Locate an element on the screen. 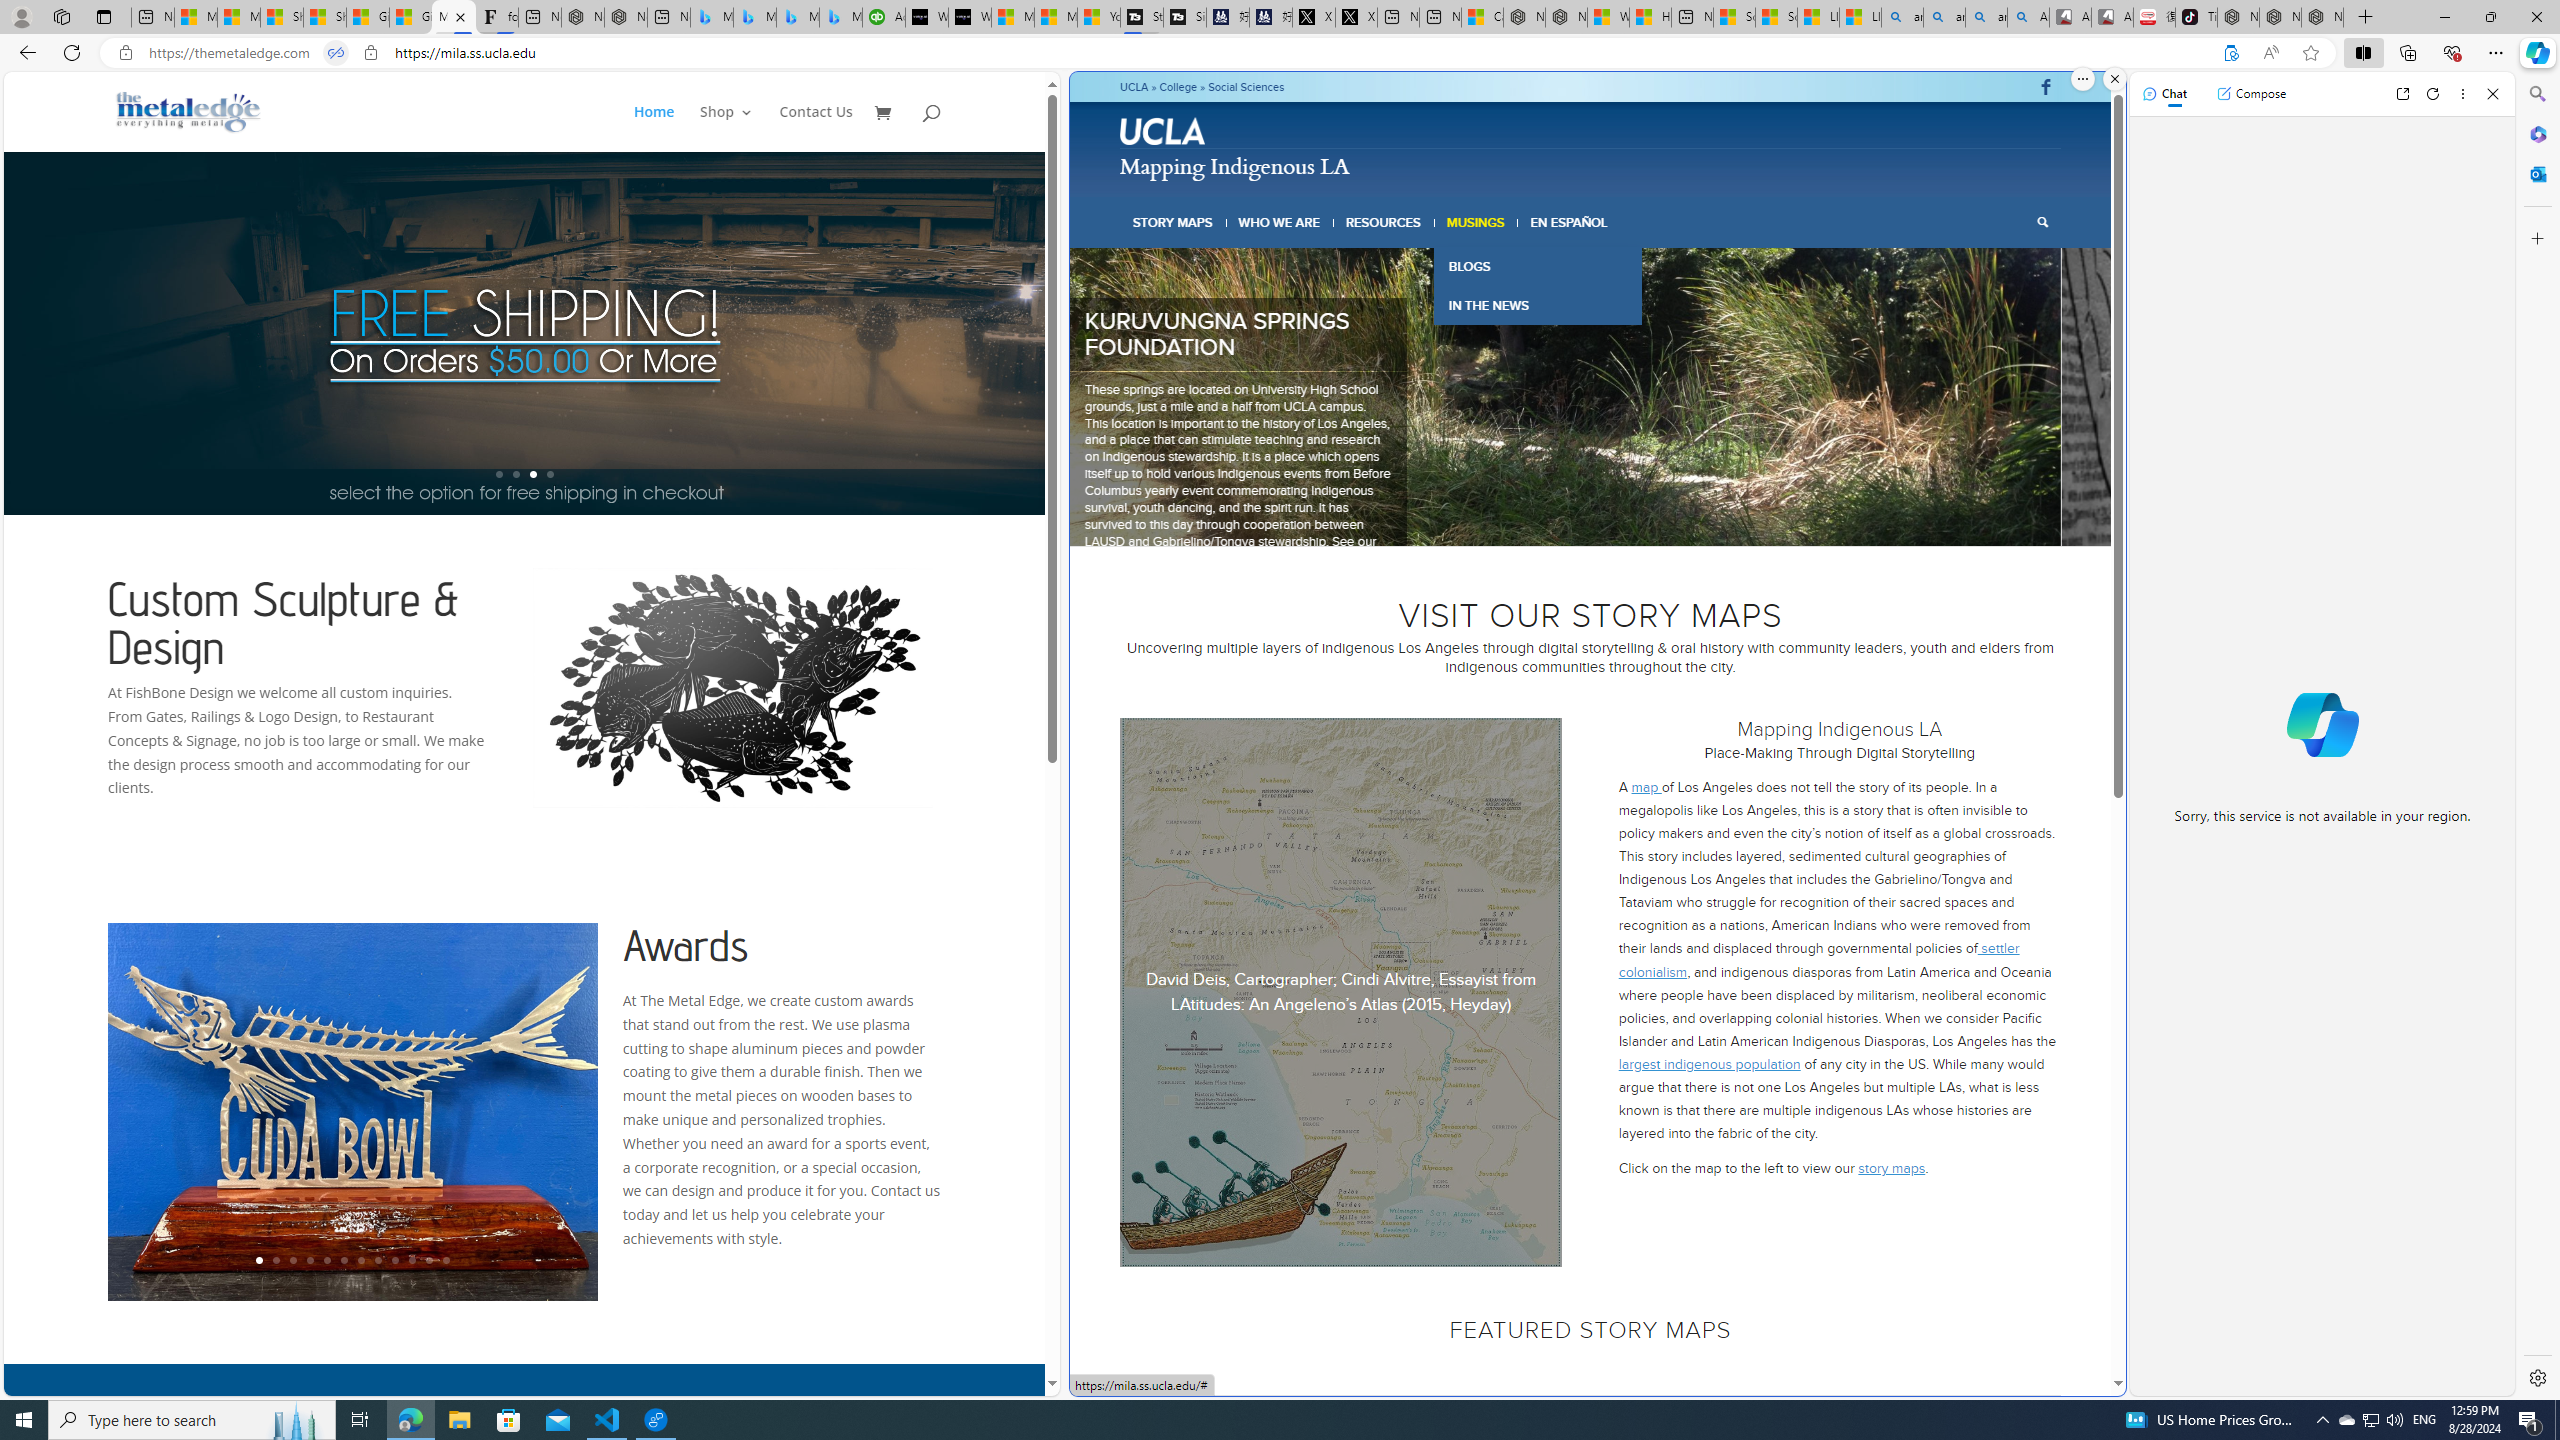 Image resolution: width=2560 pixels, height=1440 pixels. 'WHO WE ARE' is located at coordinates (1280, 222).